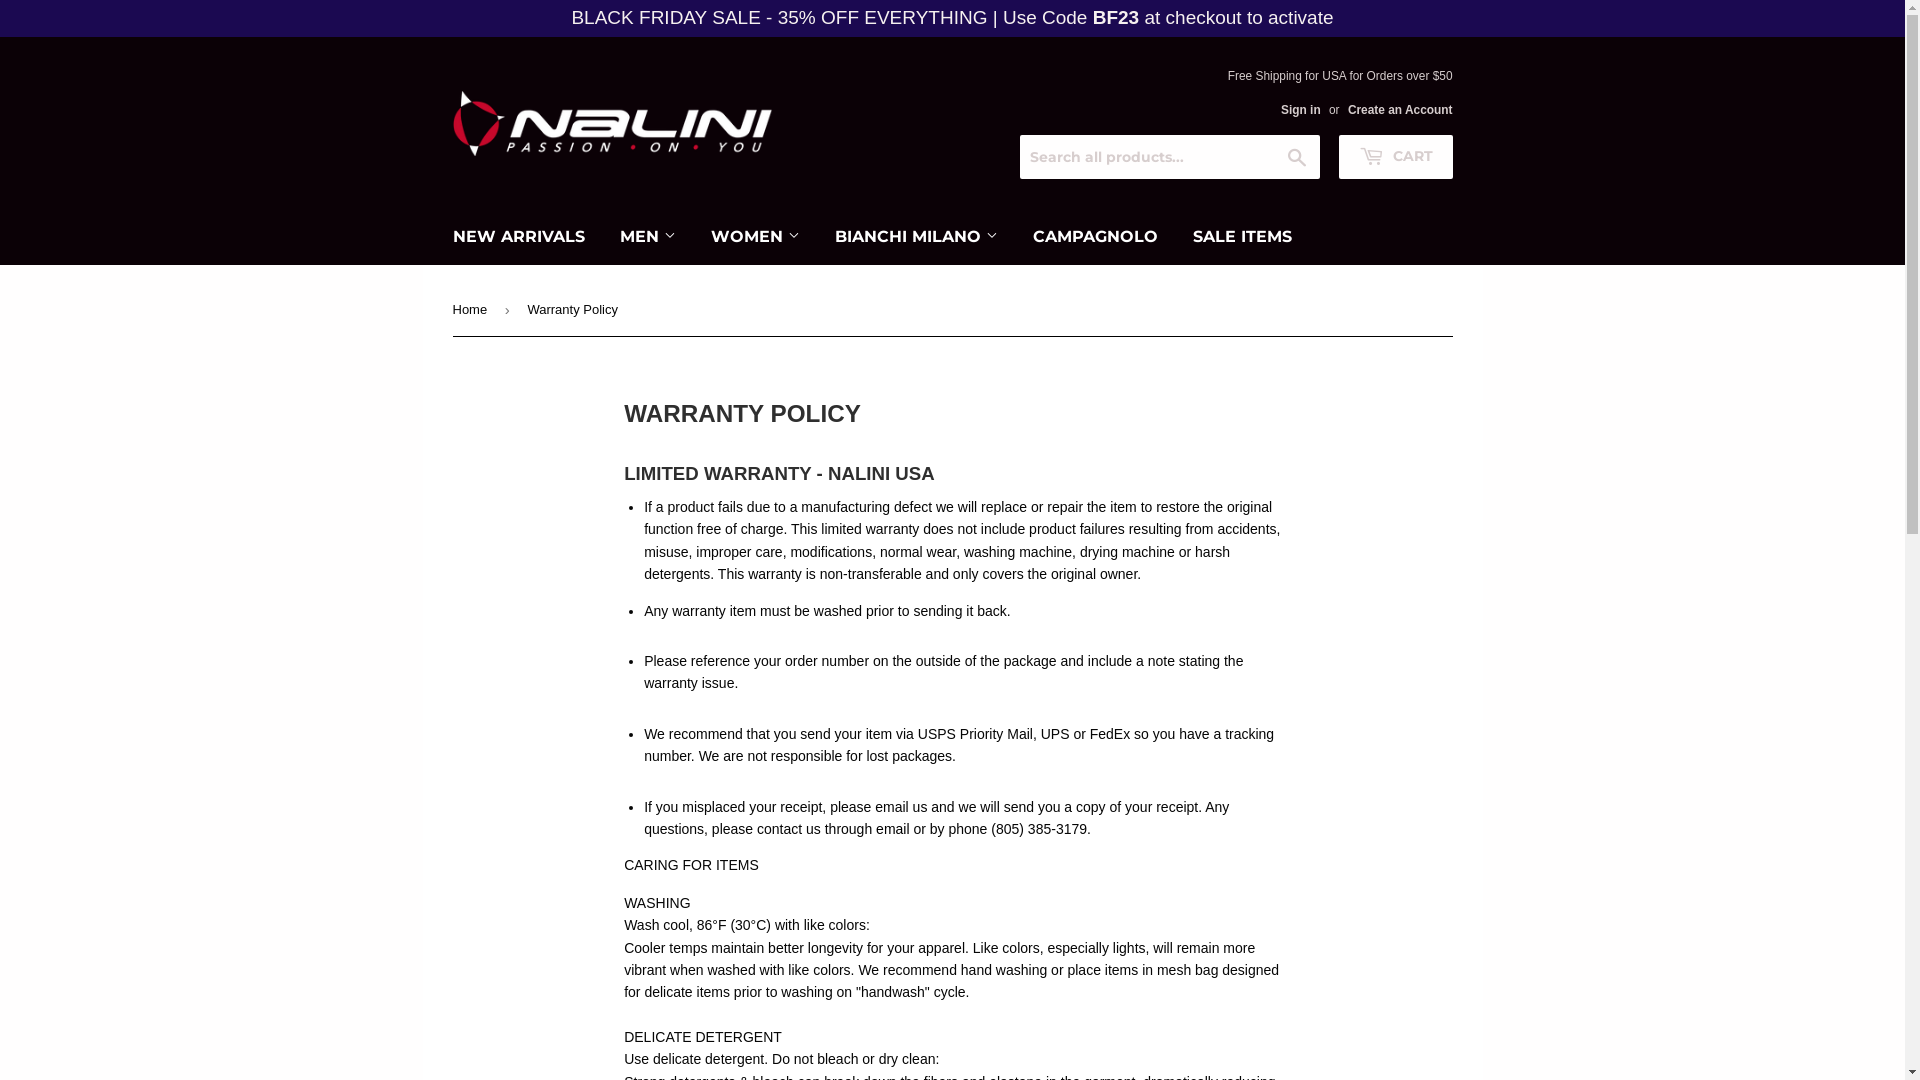  Describe the element at coordinates (1300, 110) in the screenshot. I see `'Sign in'` at that location.